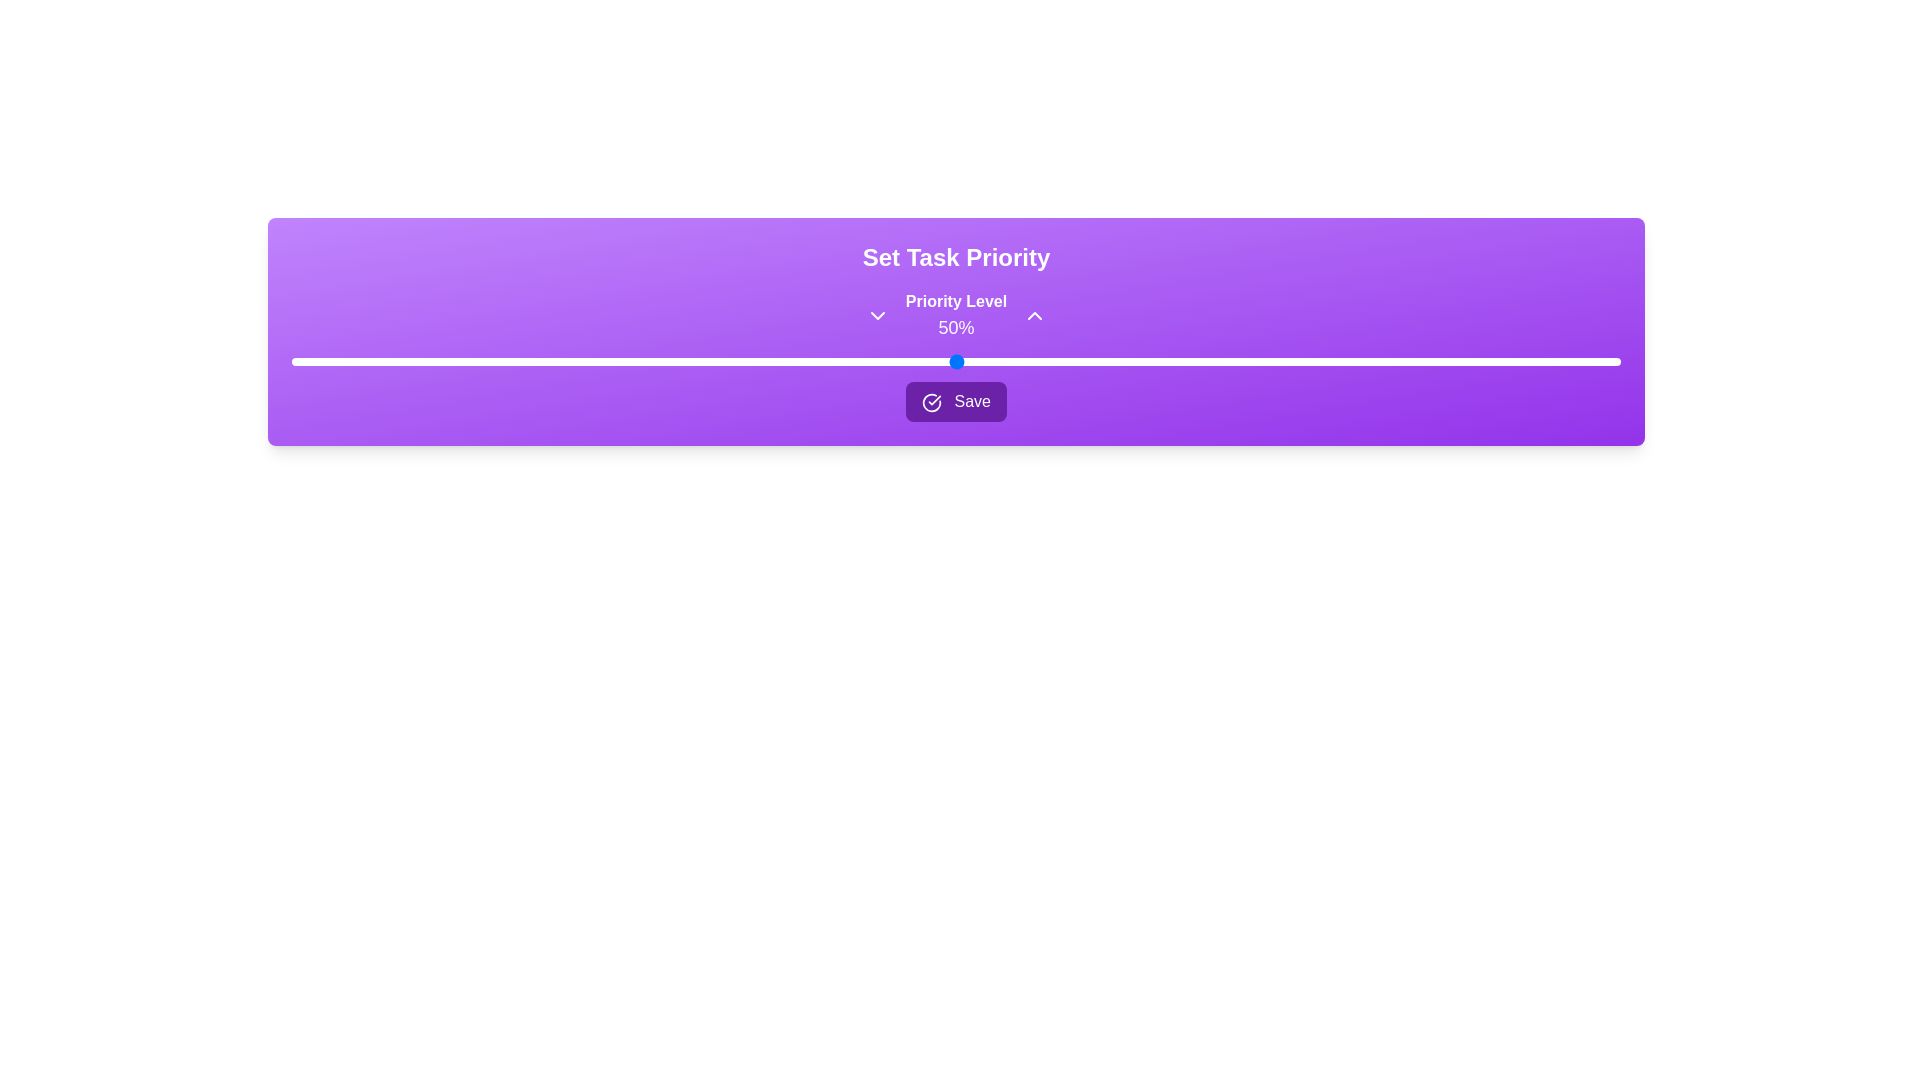 Image resolution: width=1920 pixels, height=1080 pixels. Describe the element at coordinates (423, 362) in the screenshot. I see `the priority level` at that location.